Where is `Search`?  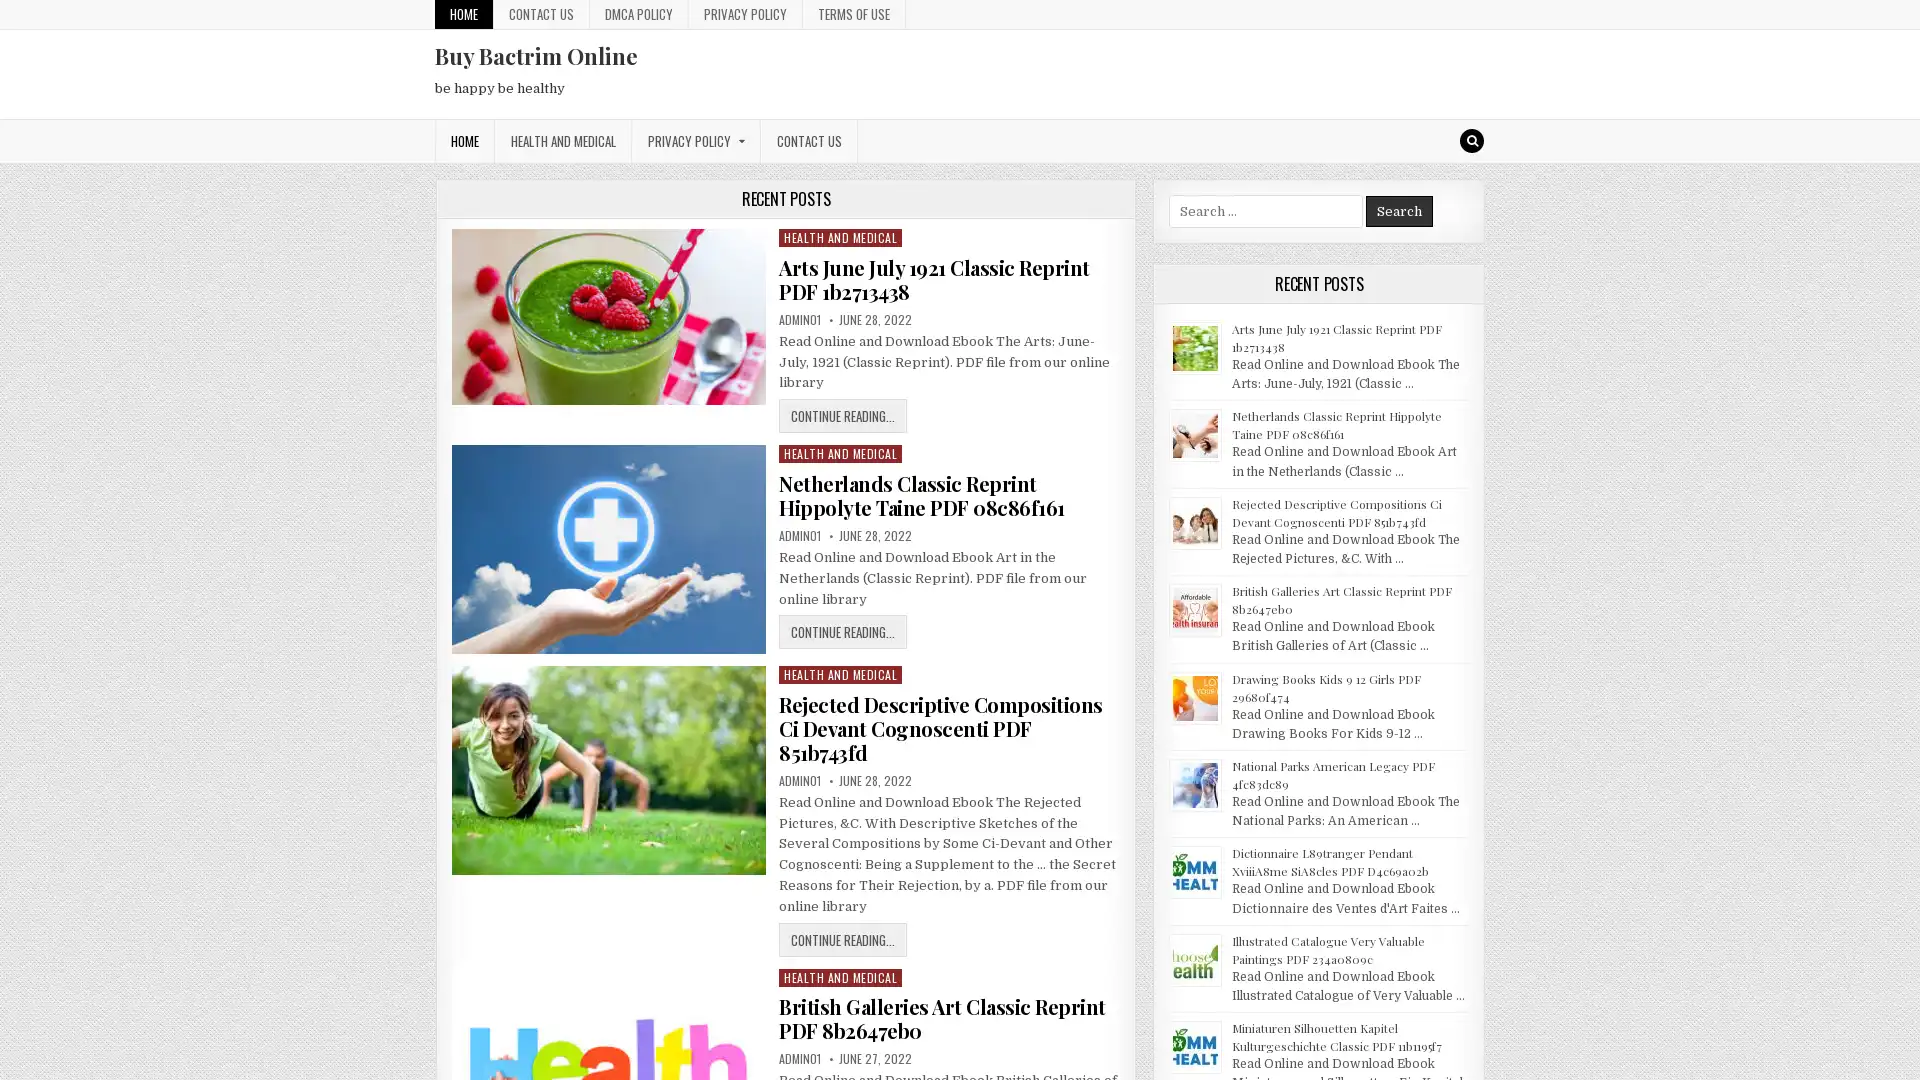
Search is located at coordinates (1398, 211).